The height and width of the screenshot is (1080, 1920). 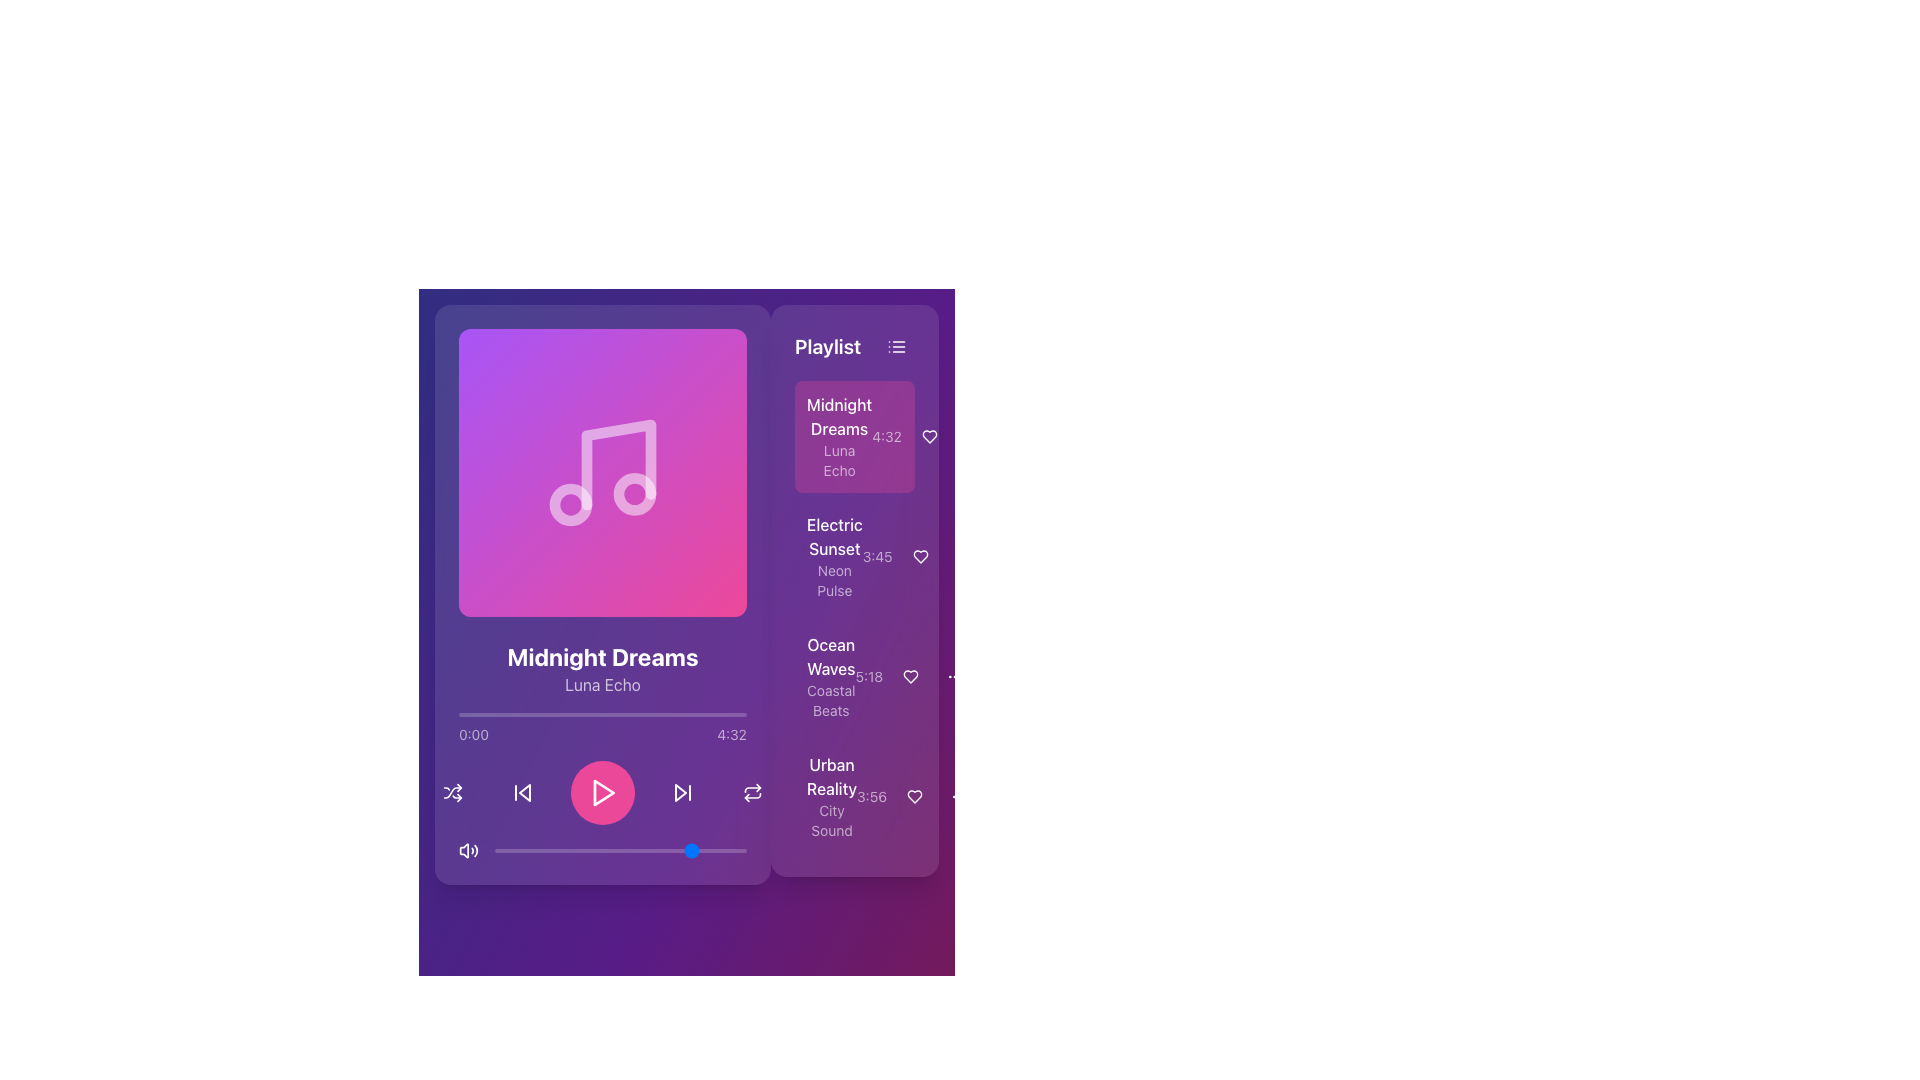 I want to click on the icon button with two opposing arrows forming a circular loop, located in the bottom-right corner of the music player interface, so click(x=752, y=792).